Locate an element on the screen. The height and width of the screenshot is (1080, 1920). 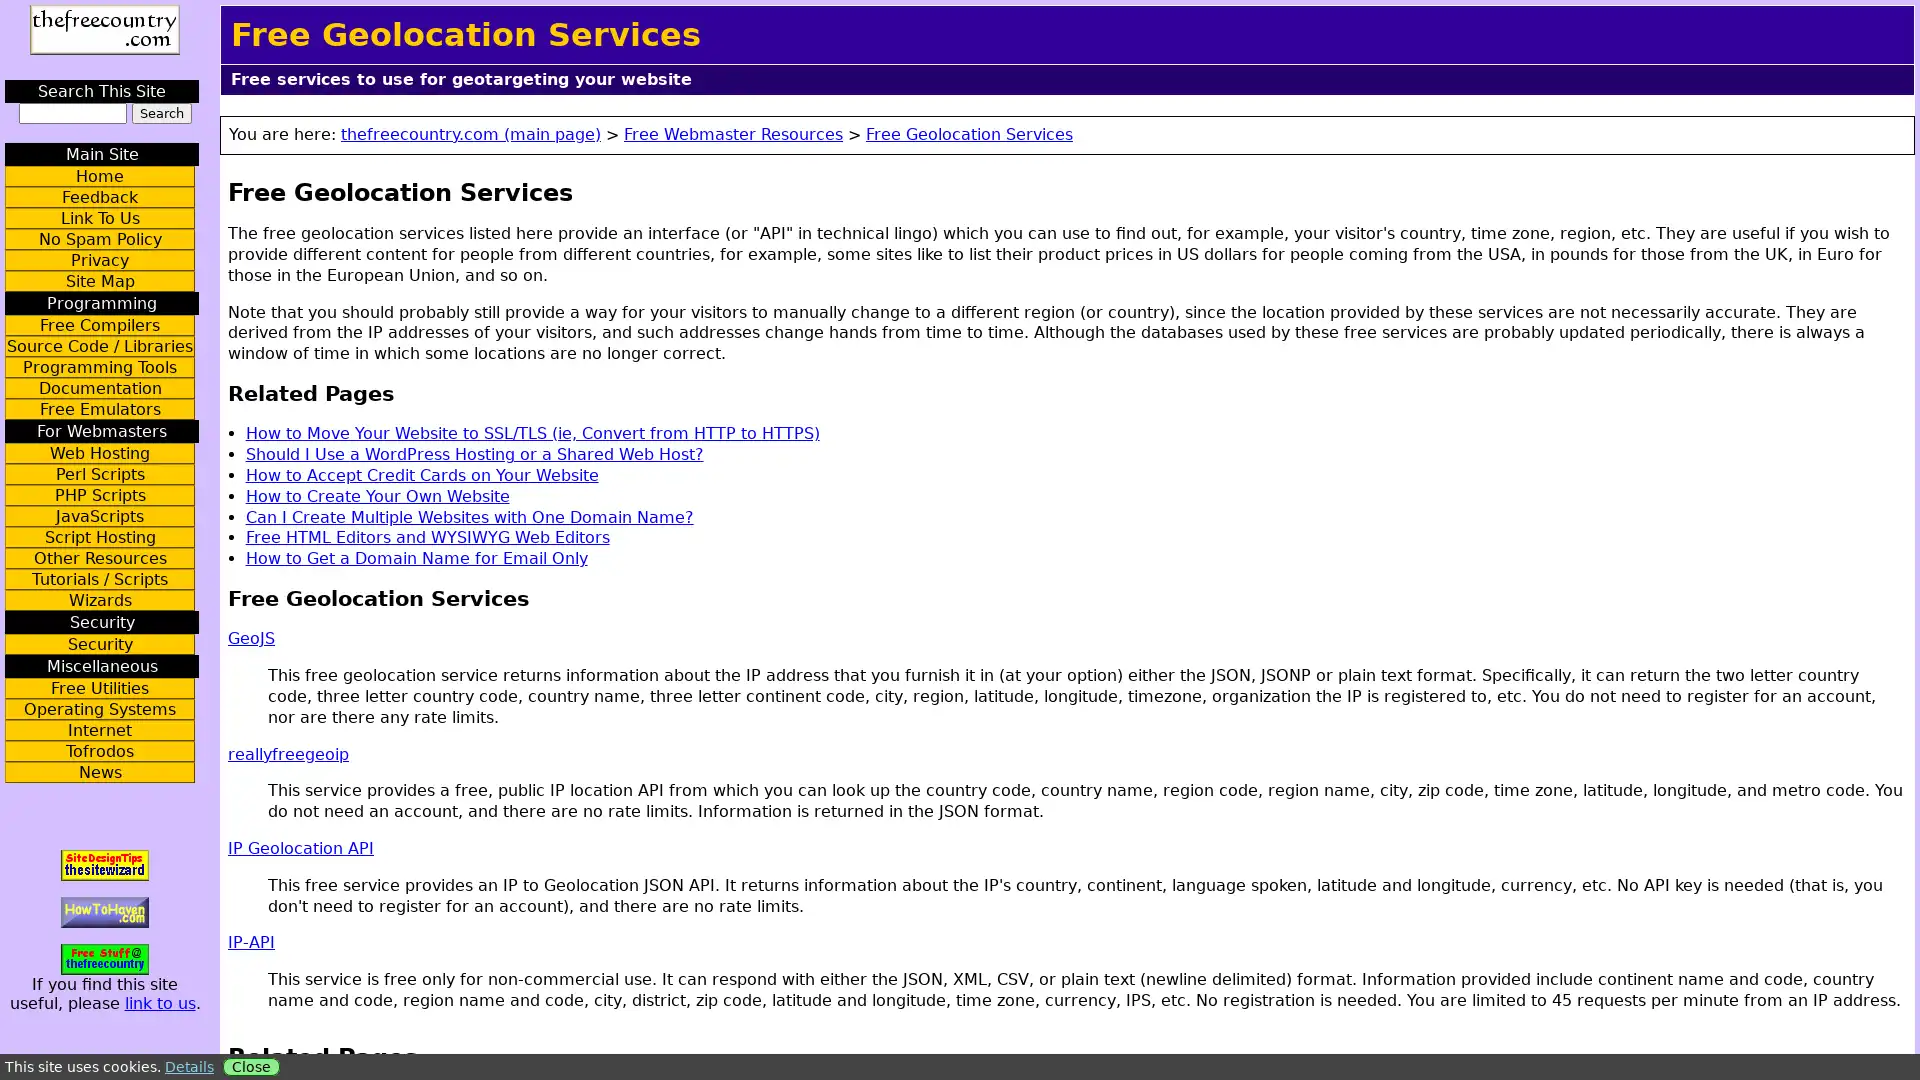
Search is located at coordinates (161, 113).